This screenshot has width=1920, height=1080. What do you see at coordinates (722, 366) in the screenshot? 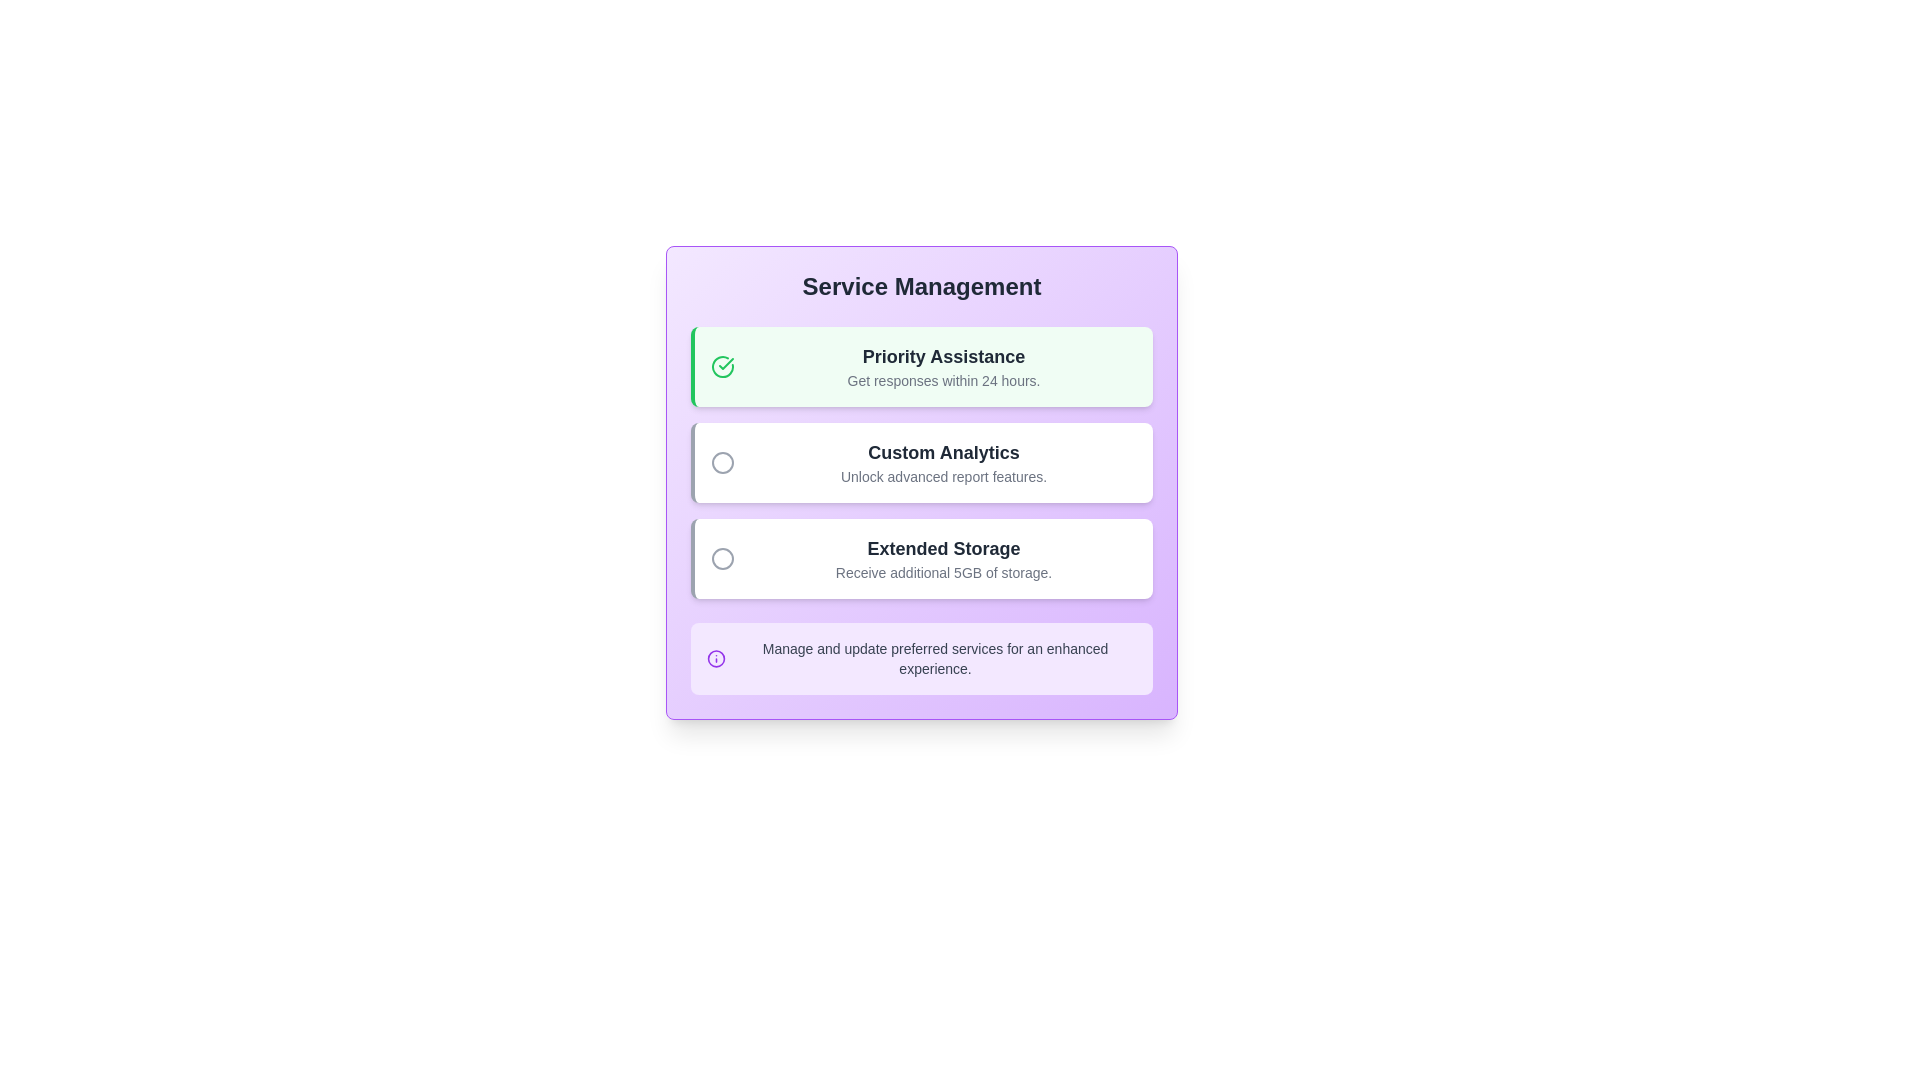
I see `the state of the selection indicator icon for the 'Priority Assistance' feature, located in the left section of the item labeled 'Priority Assistance' under 'Service Management'` at bounding box center [722, 366].